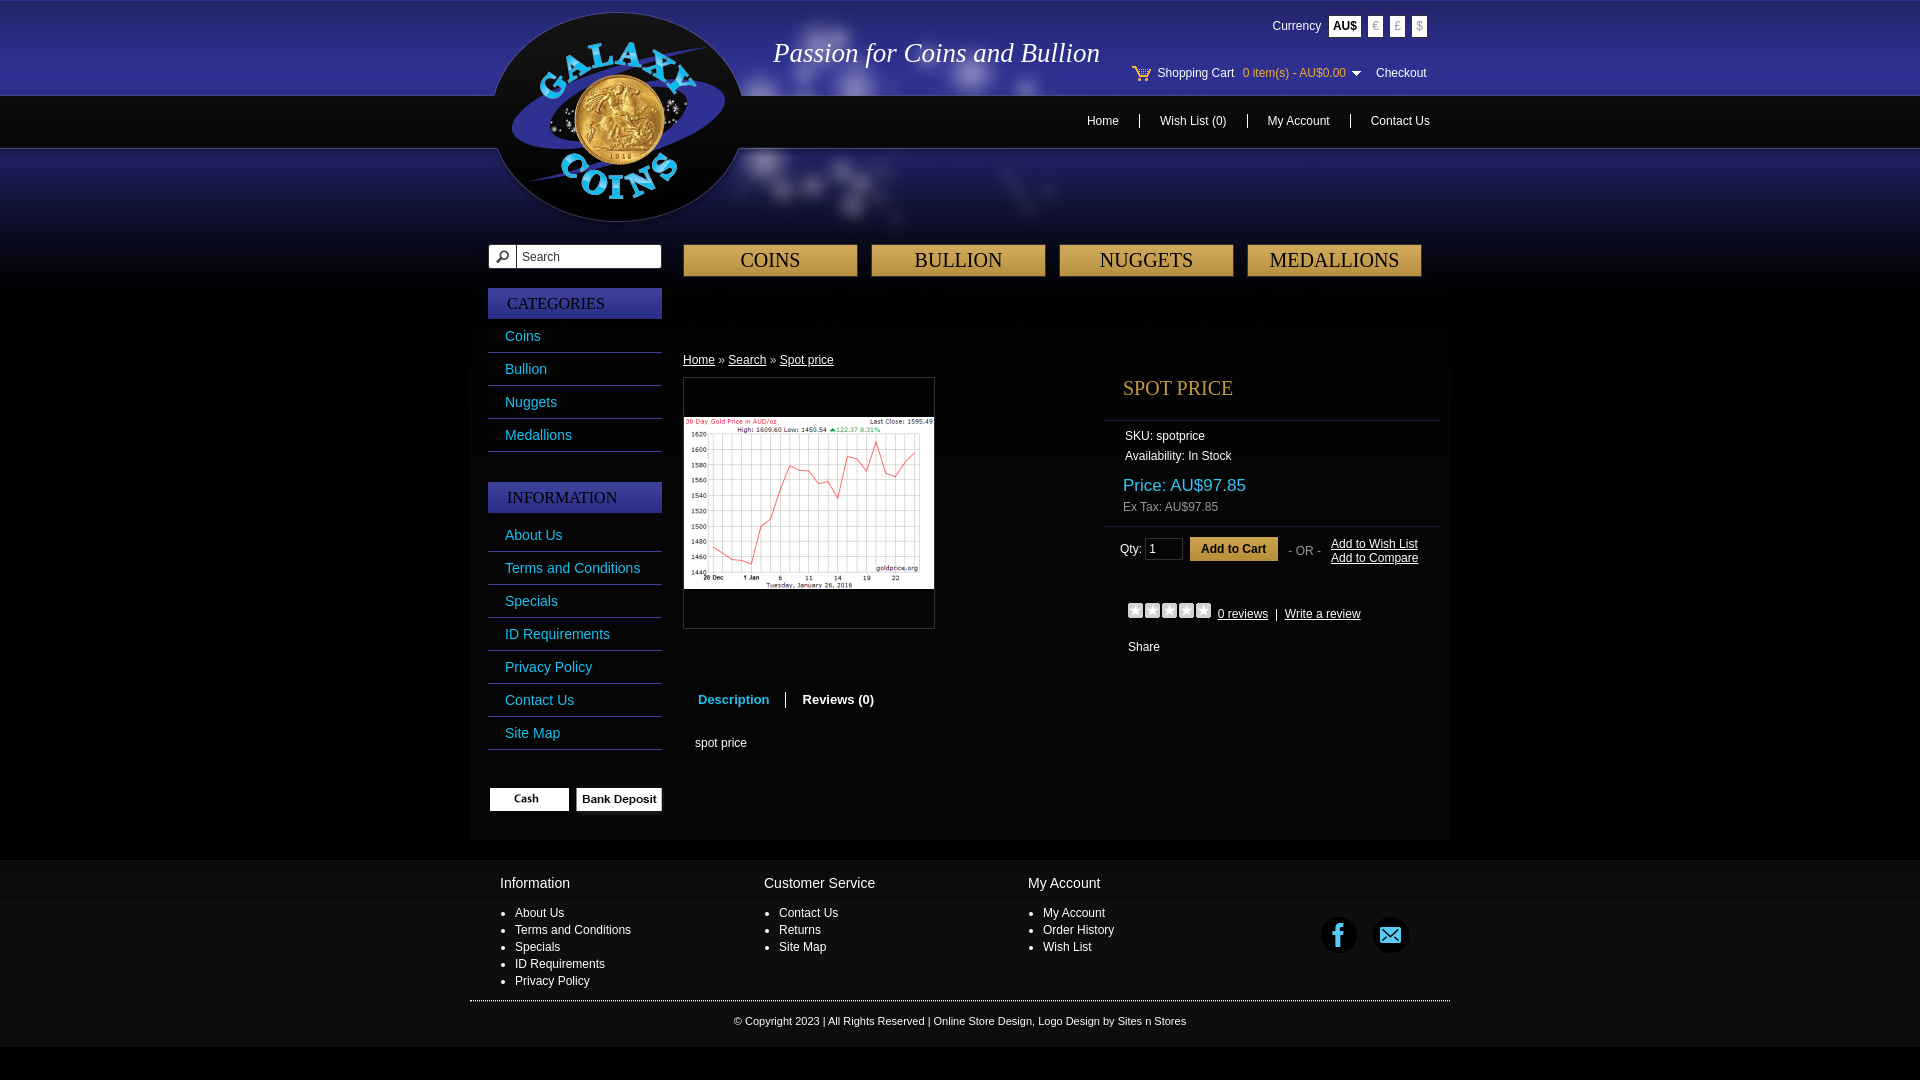 The image size is (1920, 1080). I want to click on 'AU$', so click(1344, 26).